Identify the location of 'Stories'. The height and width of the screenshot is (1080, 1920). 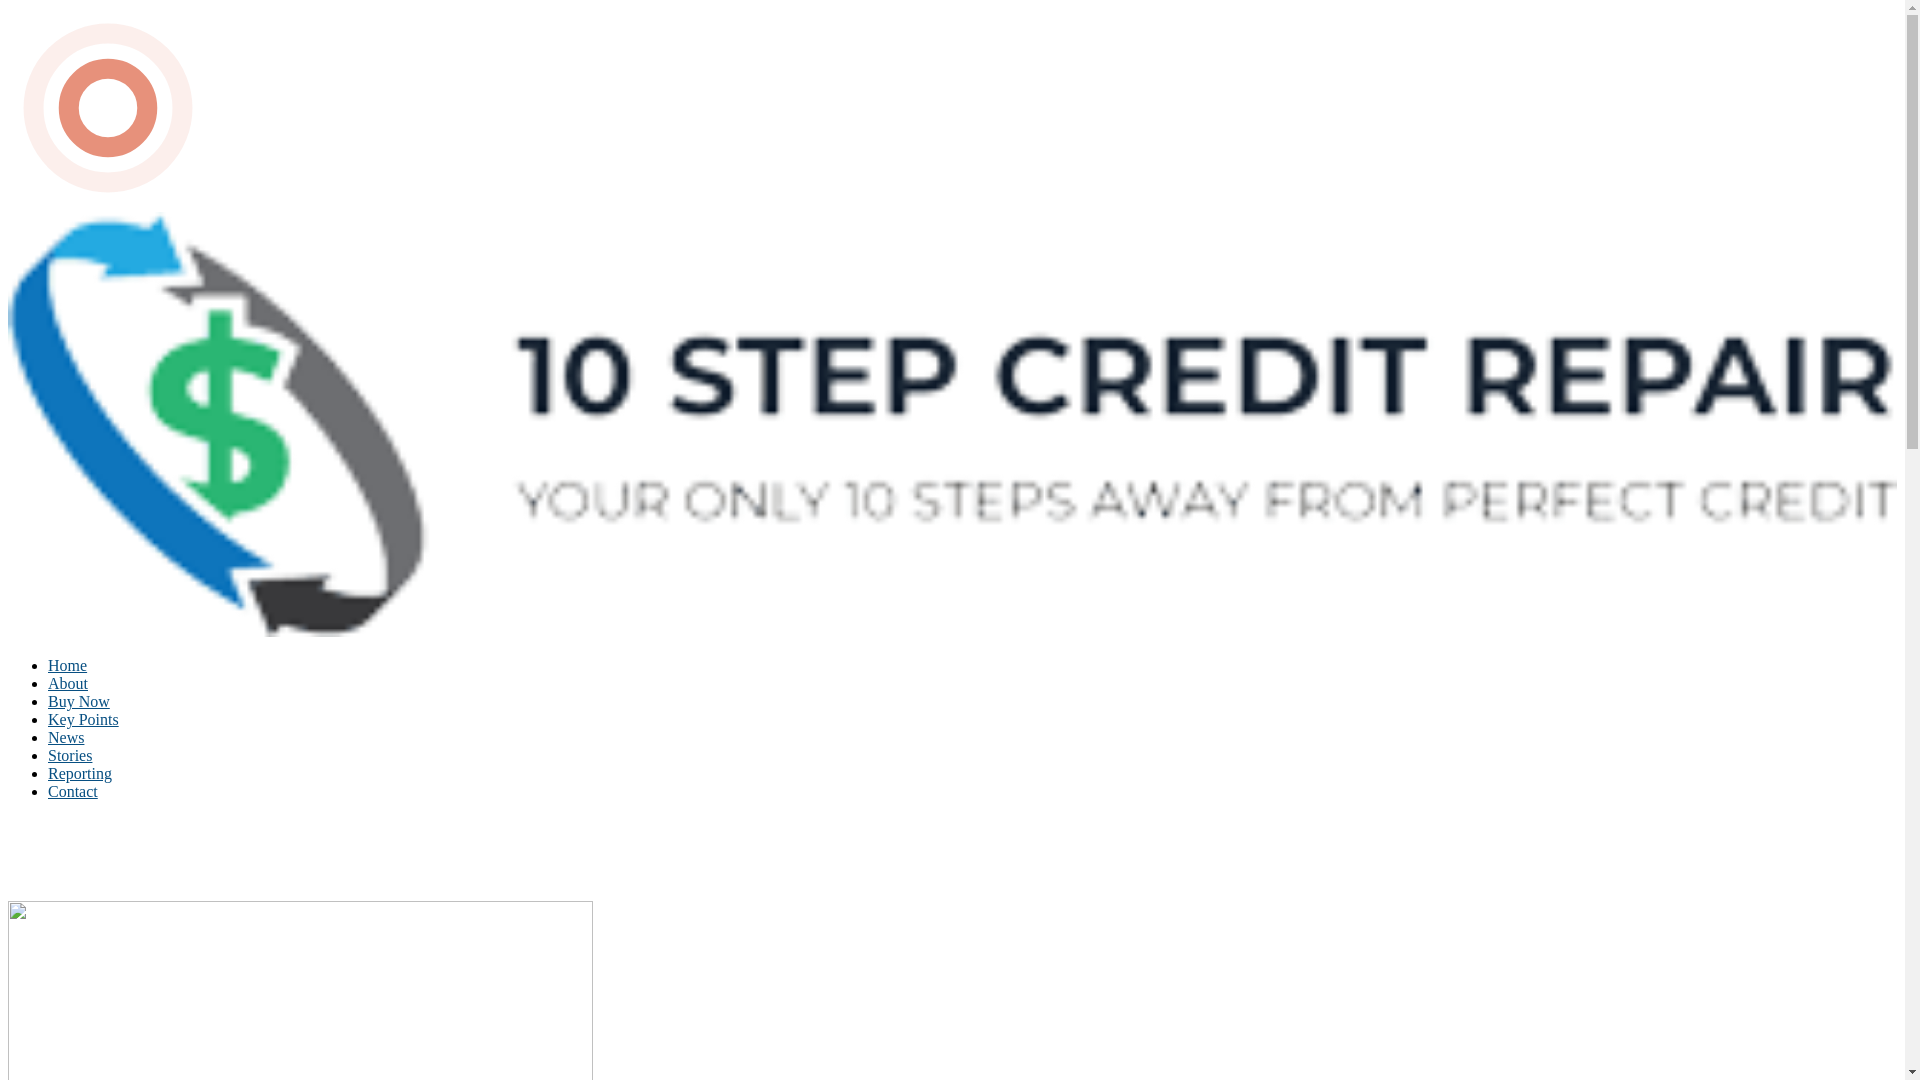
(70, 755).